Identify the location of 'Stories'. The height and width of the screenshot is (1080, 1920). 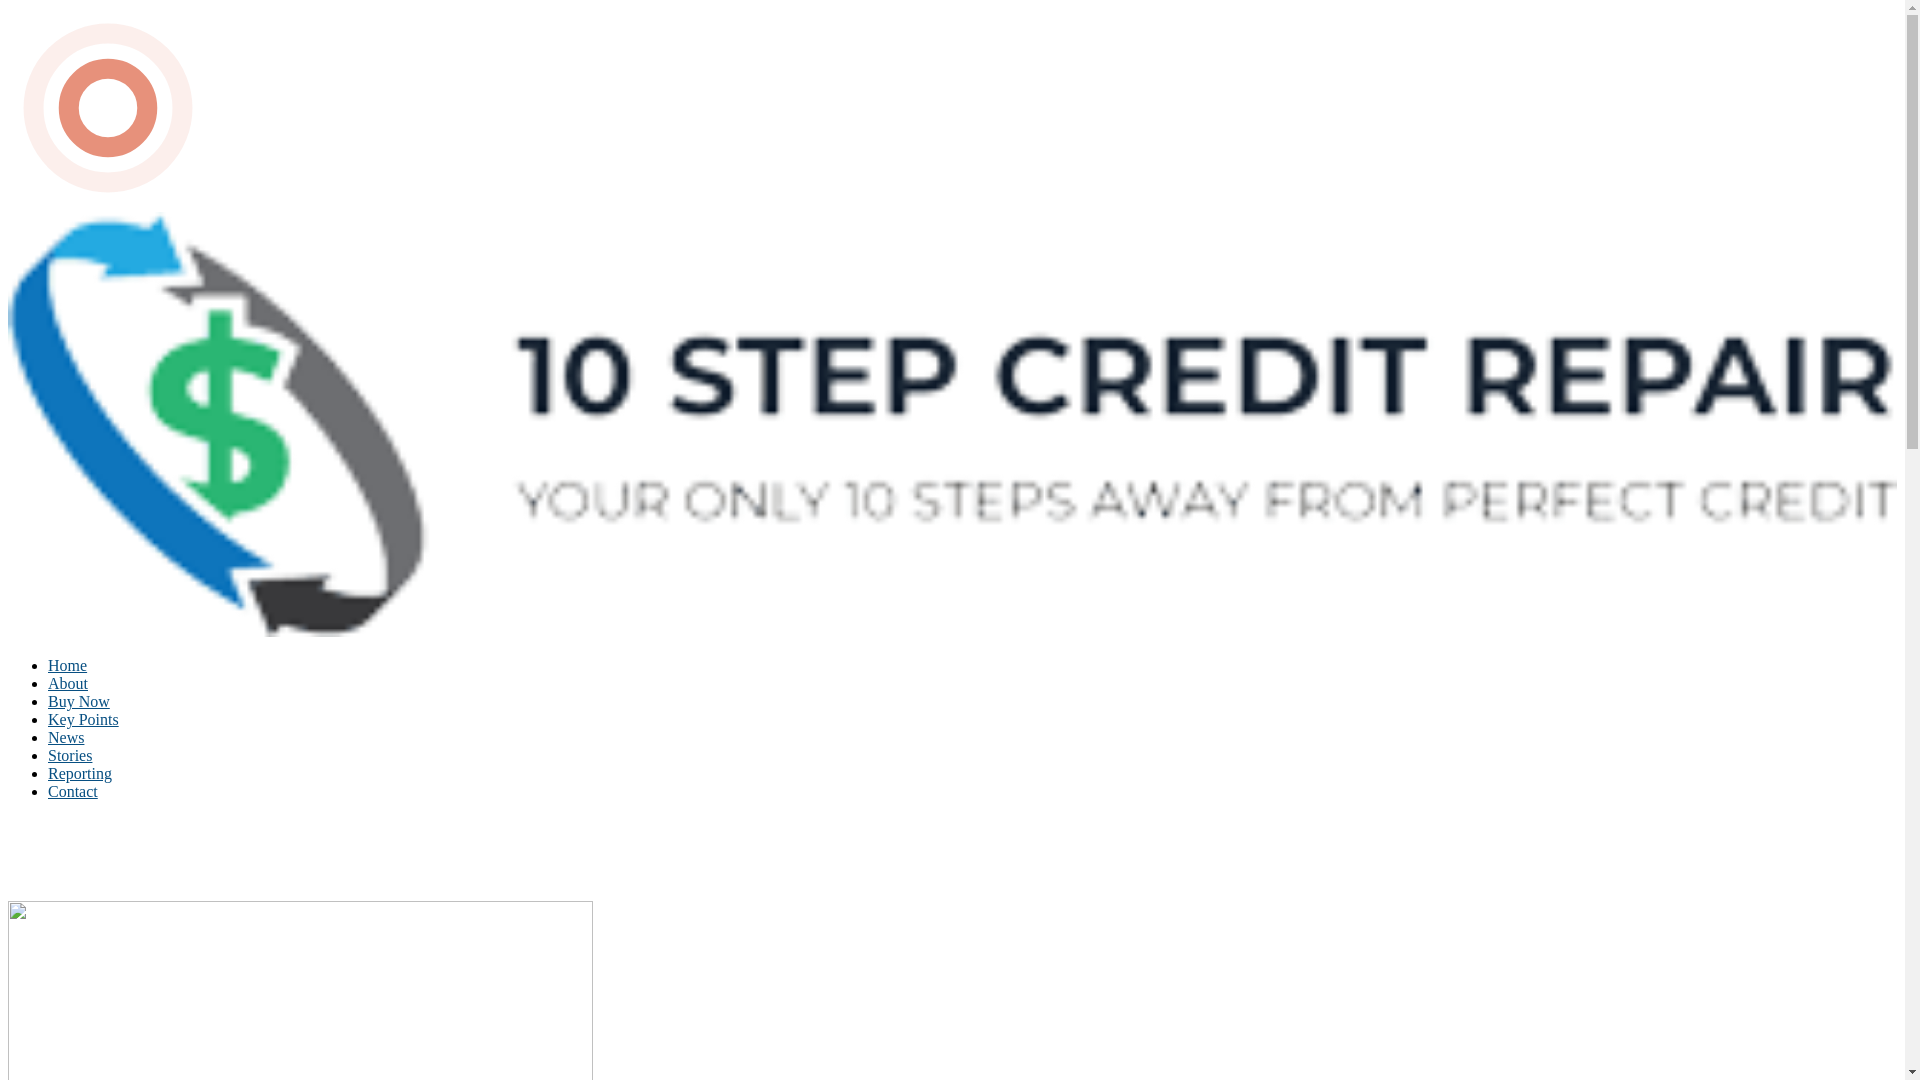
(70, 755).